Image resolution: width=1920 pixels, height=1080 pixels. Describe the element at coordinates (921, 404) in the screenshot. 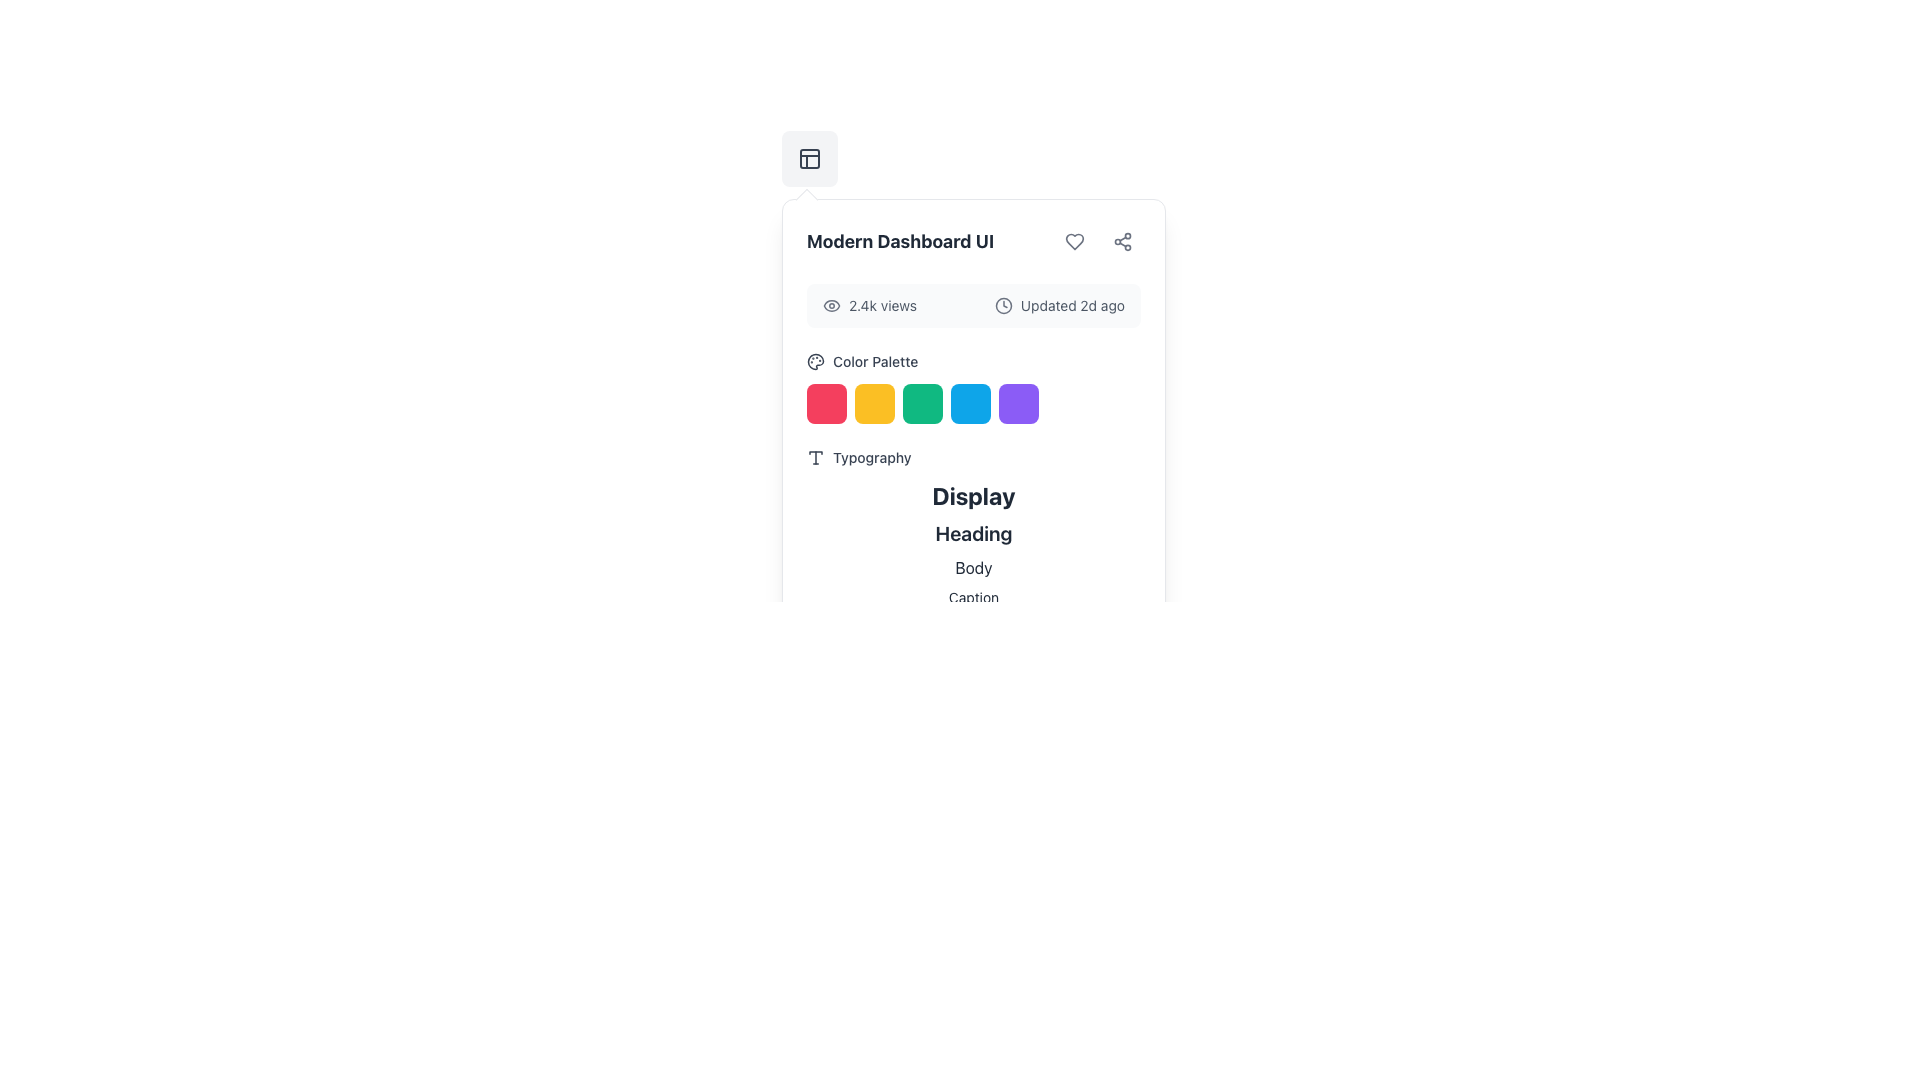

I see `the vibrant green color swatch, which is the third of five horizontally aligned boxes, to trigger its hover effect` at that location.